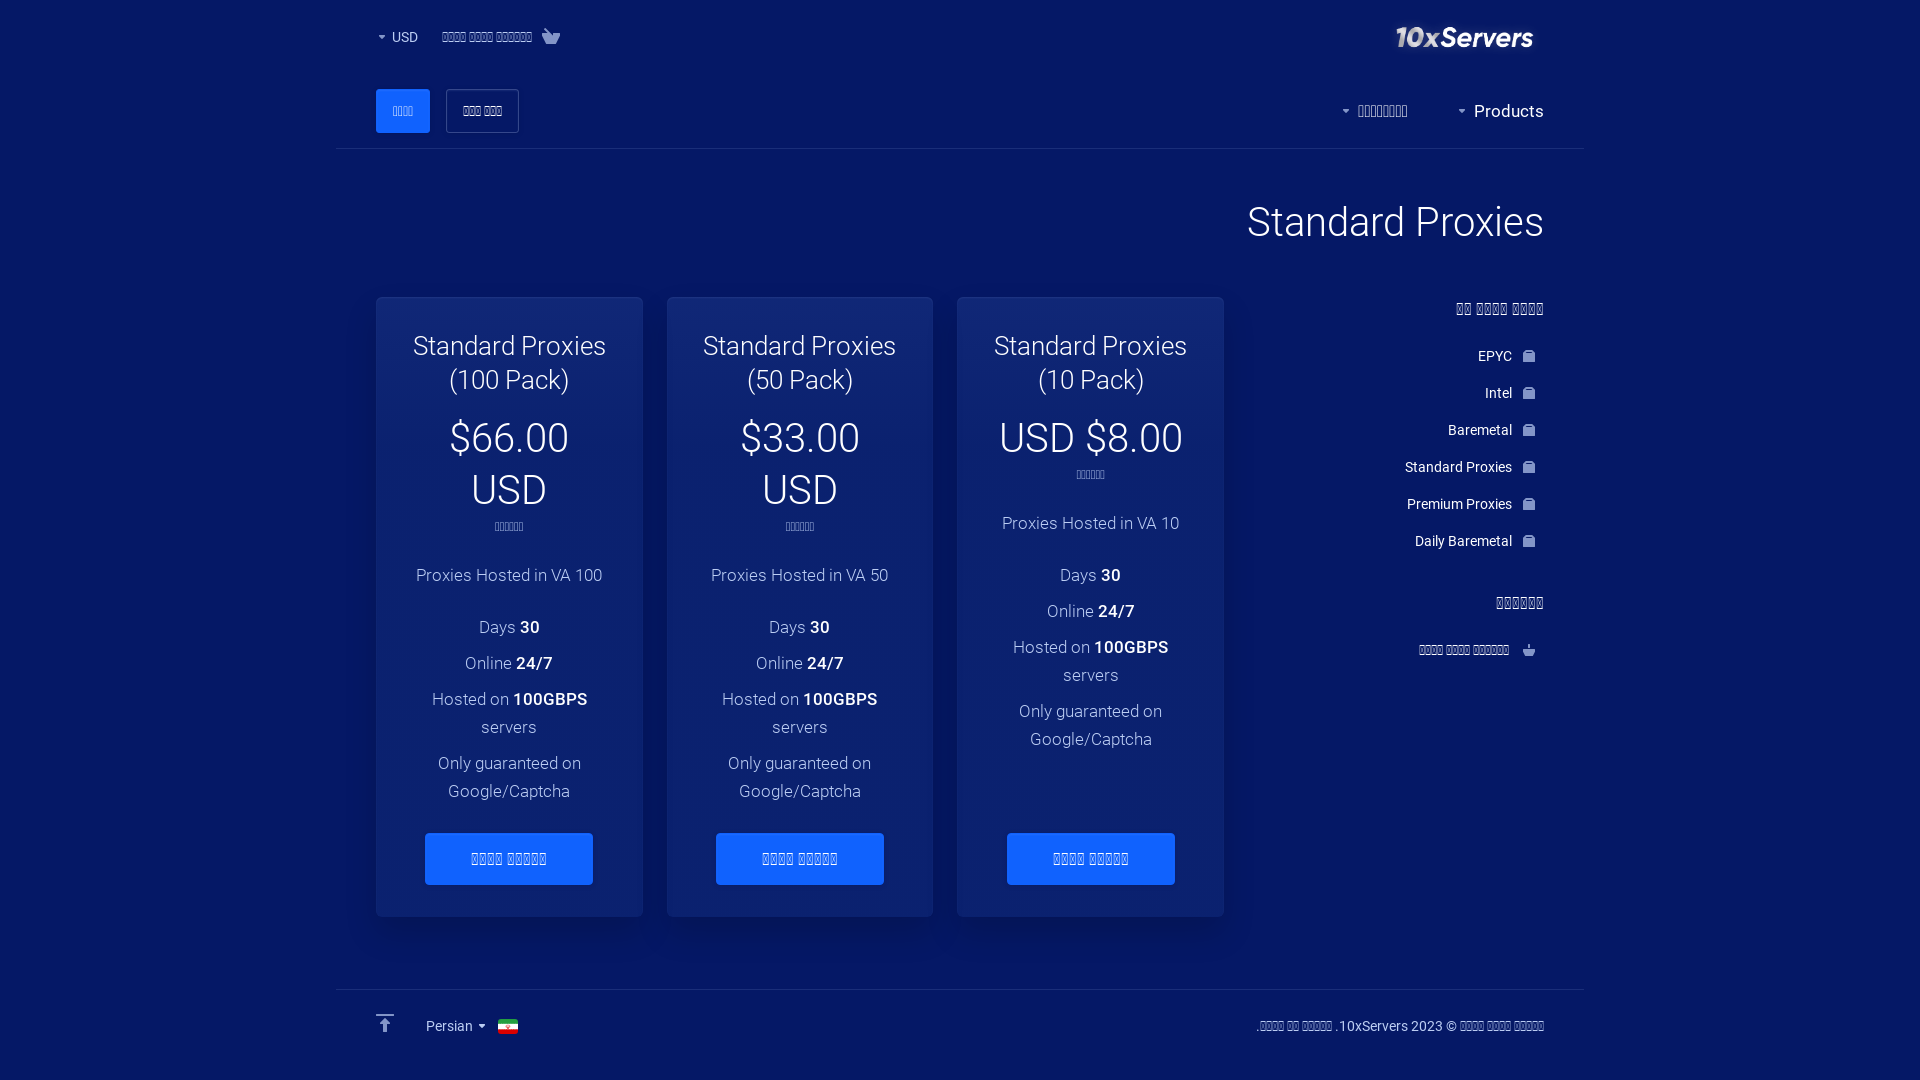  Describe the element at coordinates (1402, 466) in the screenshot. I see `'Standard Proxies'` at that location.